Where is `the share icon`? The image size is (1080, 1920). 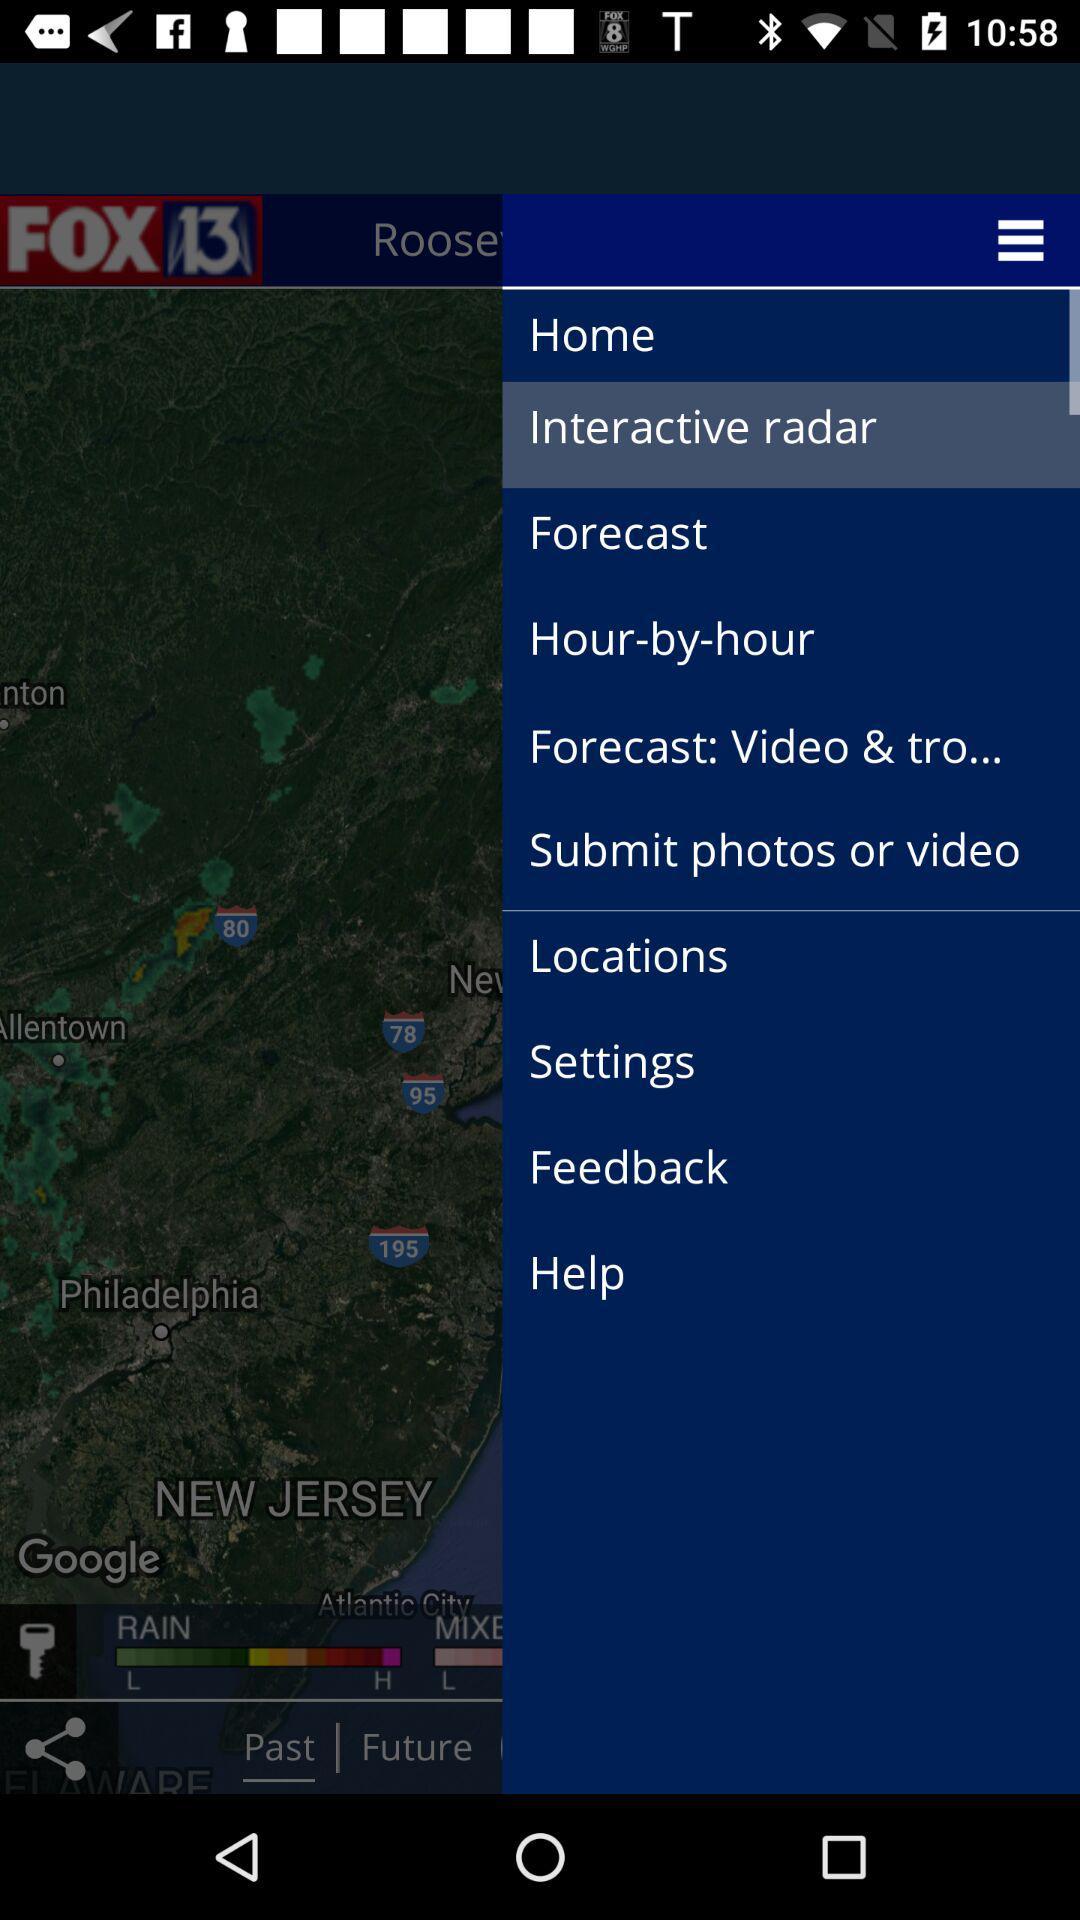
the share icon is located at coordinates (58, 1746).